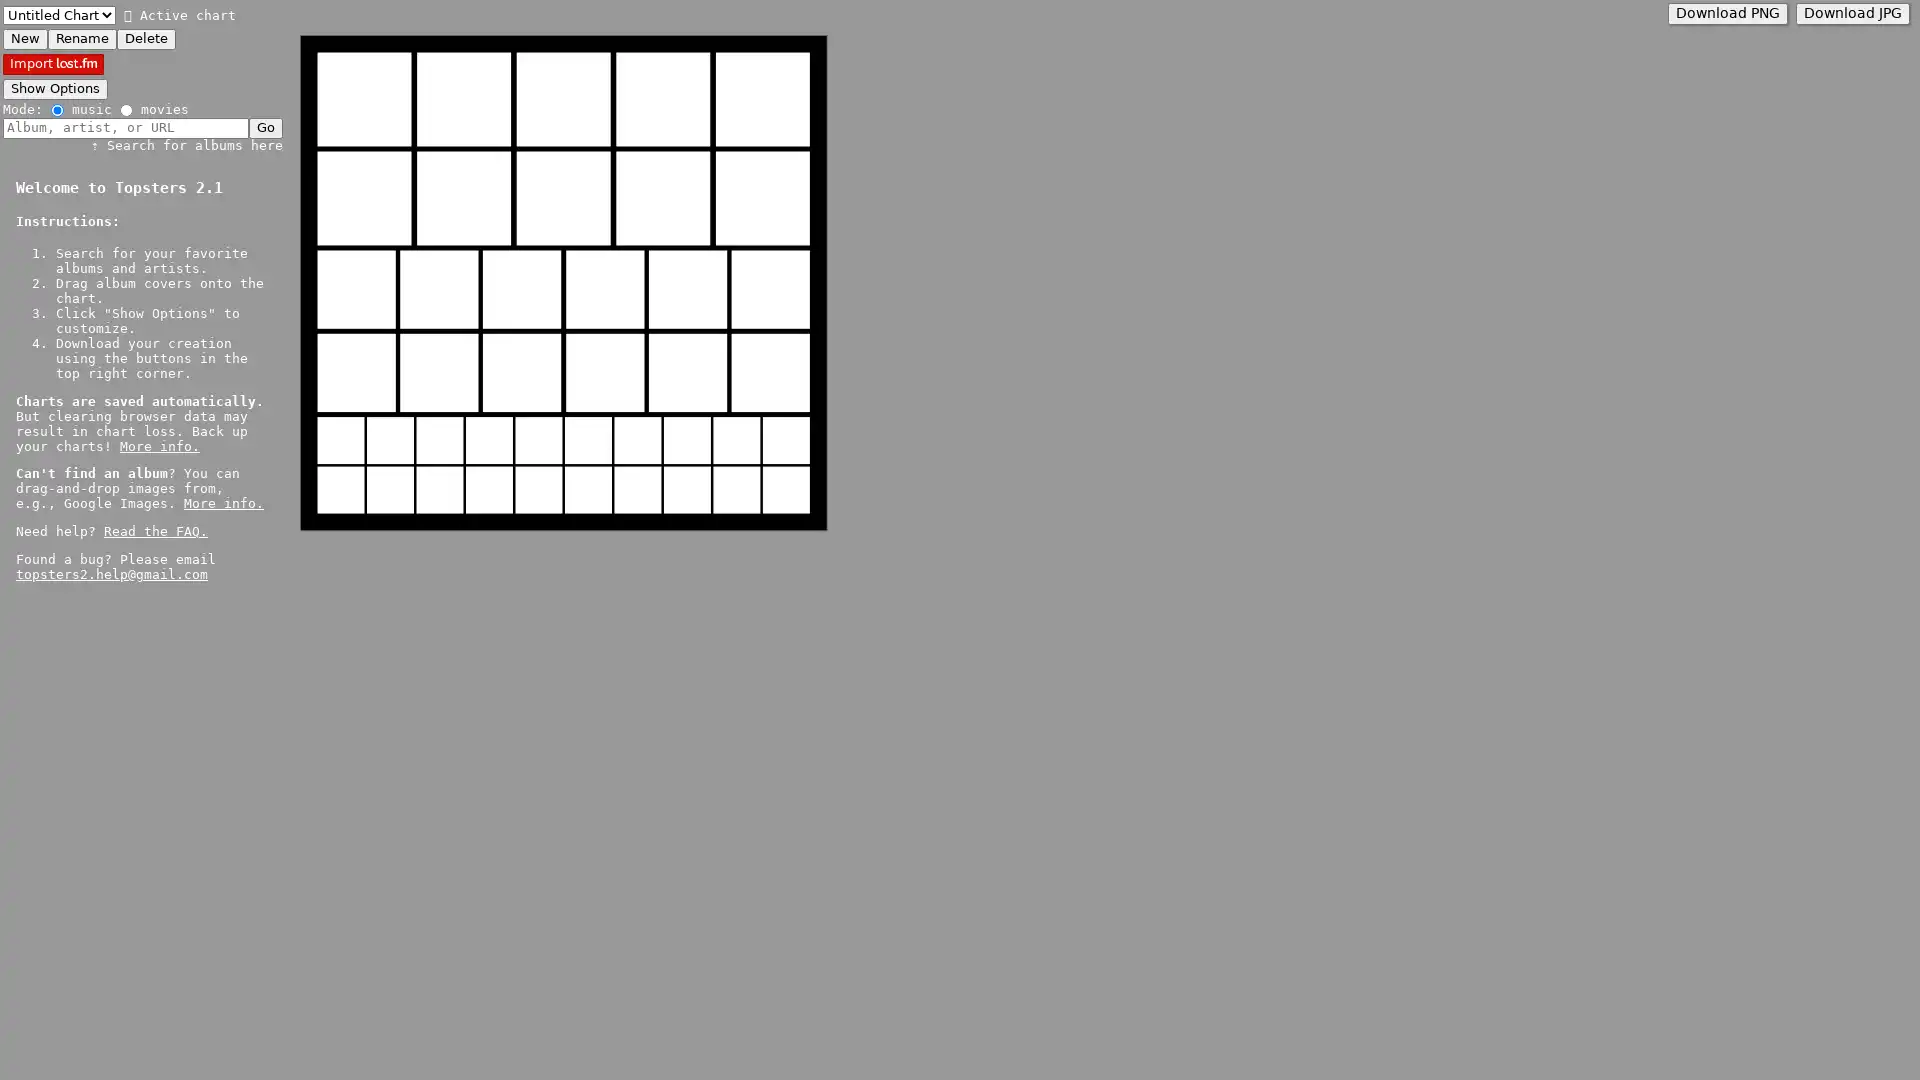 This screenshot has width=1920, height=1080. Describe the element at coordinates (145, 38) in the screenshot. I see `Delete` at that location.